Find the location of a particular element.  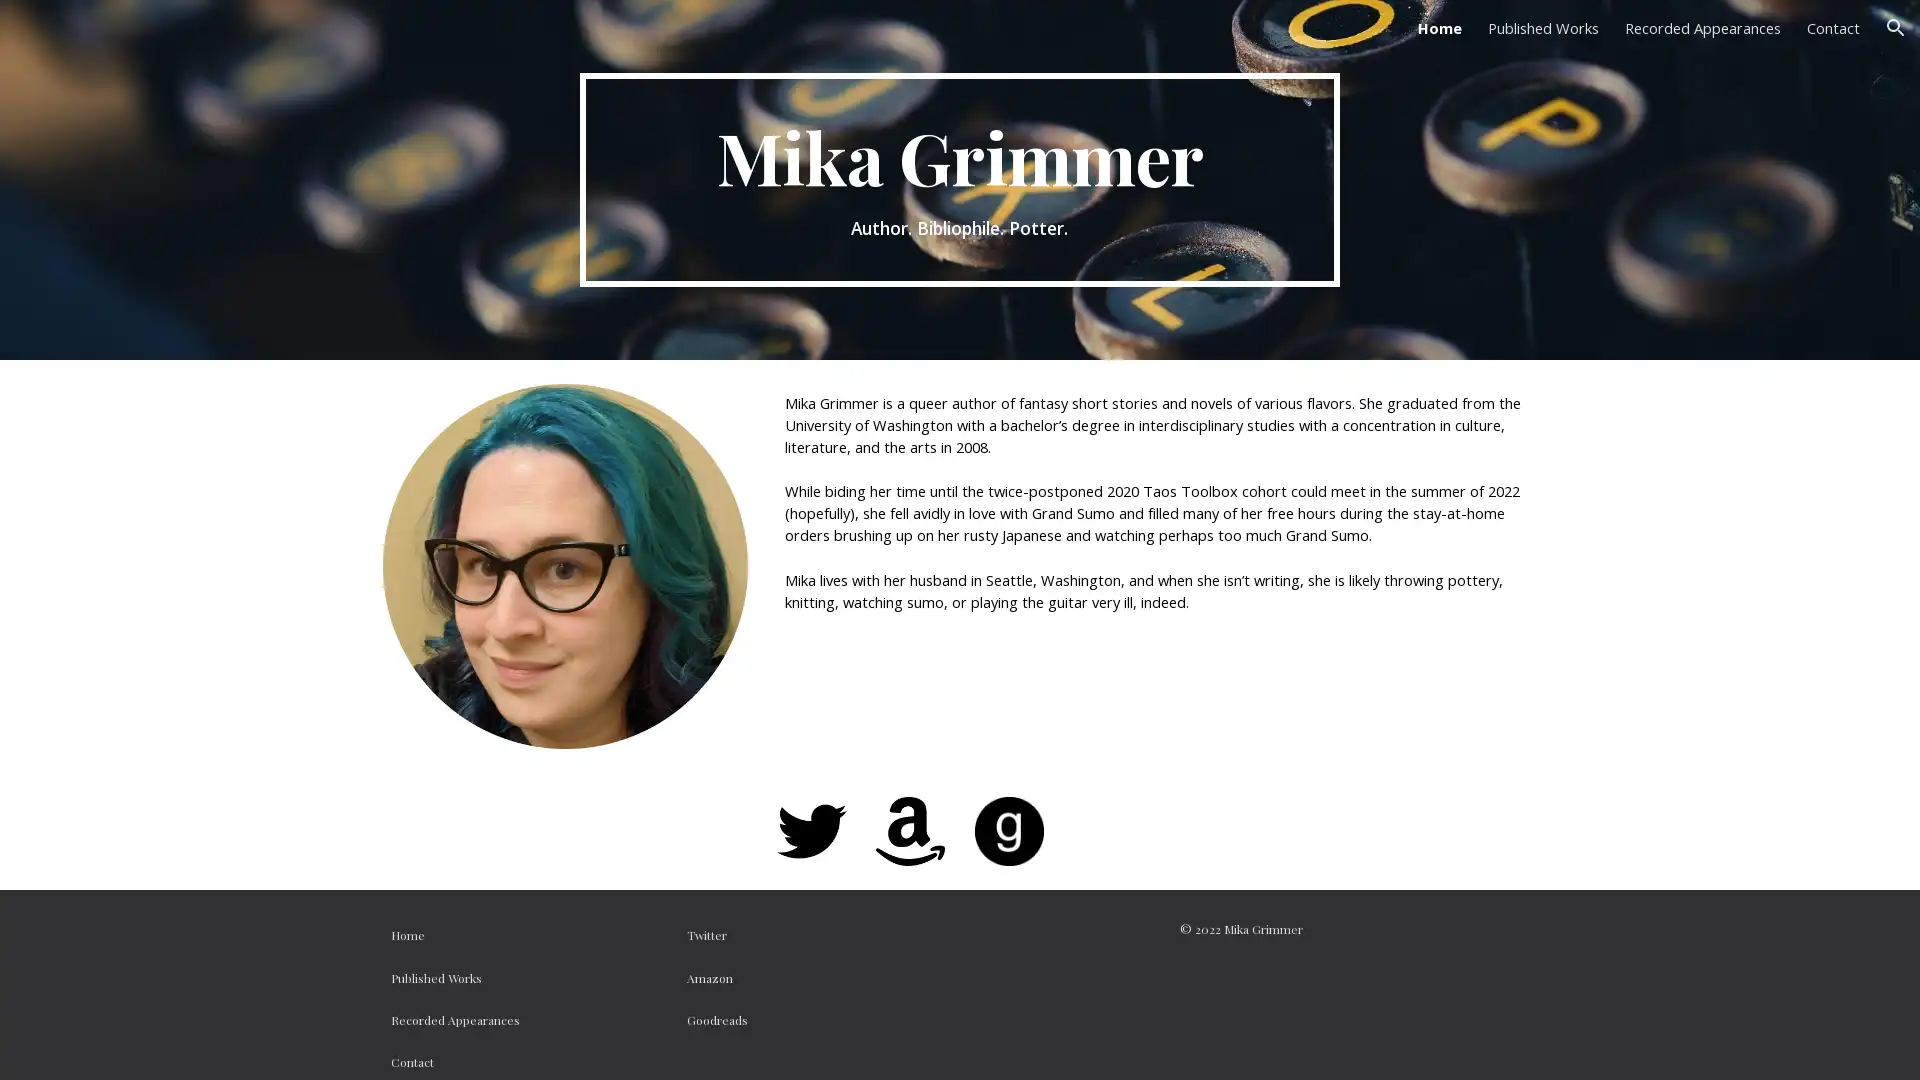

Skip to navigation is located at coordinates (1139, 37).